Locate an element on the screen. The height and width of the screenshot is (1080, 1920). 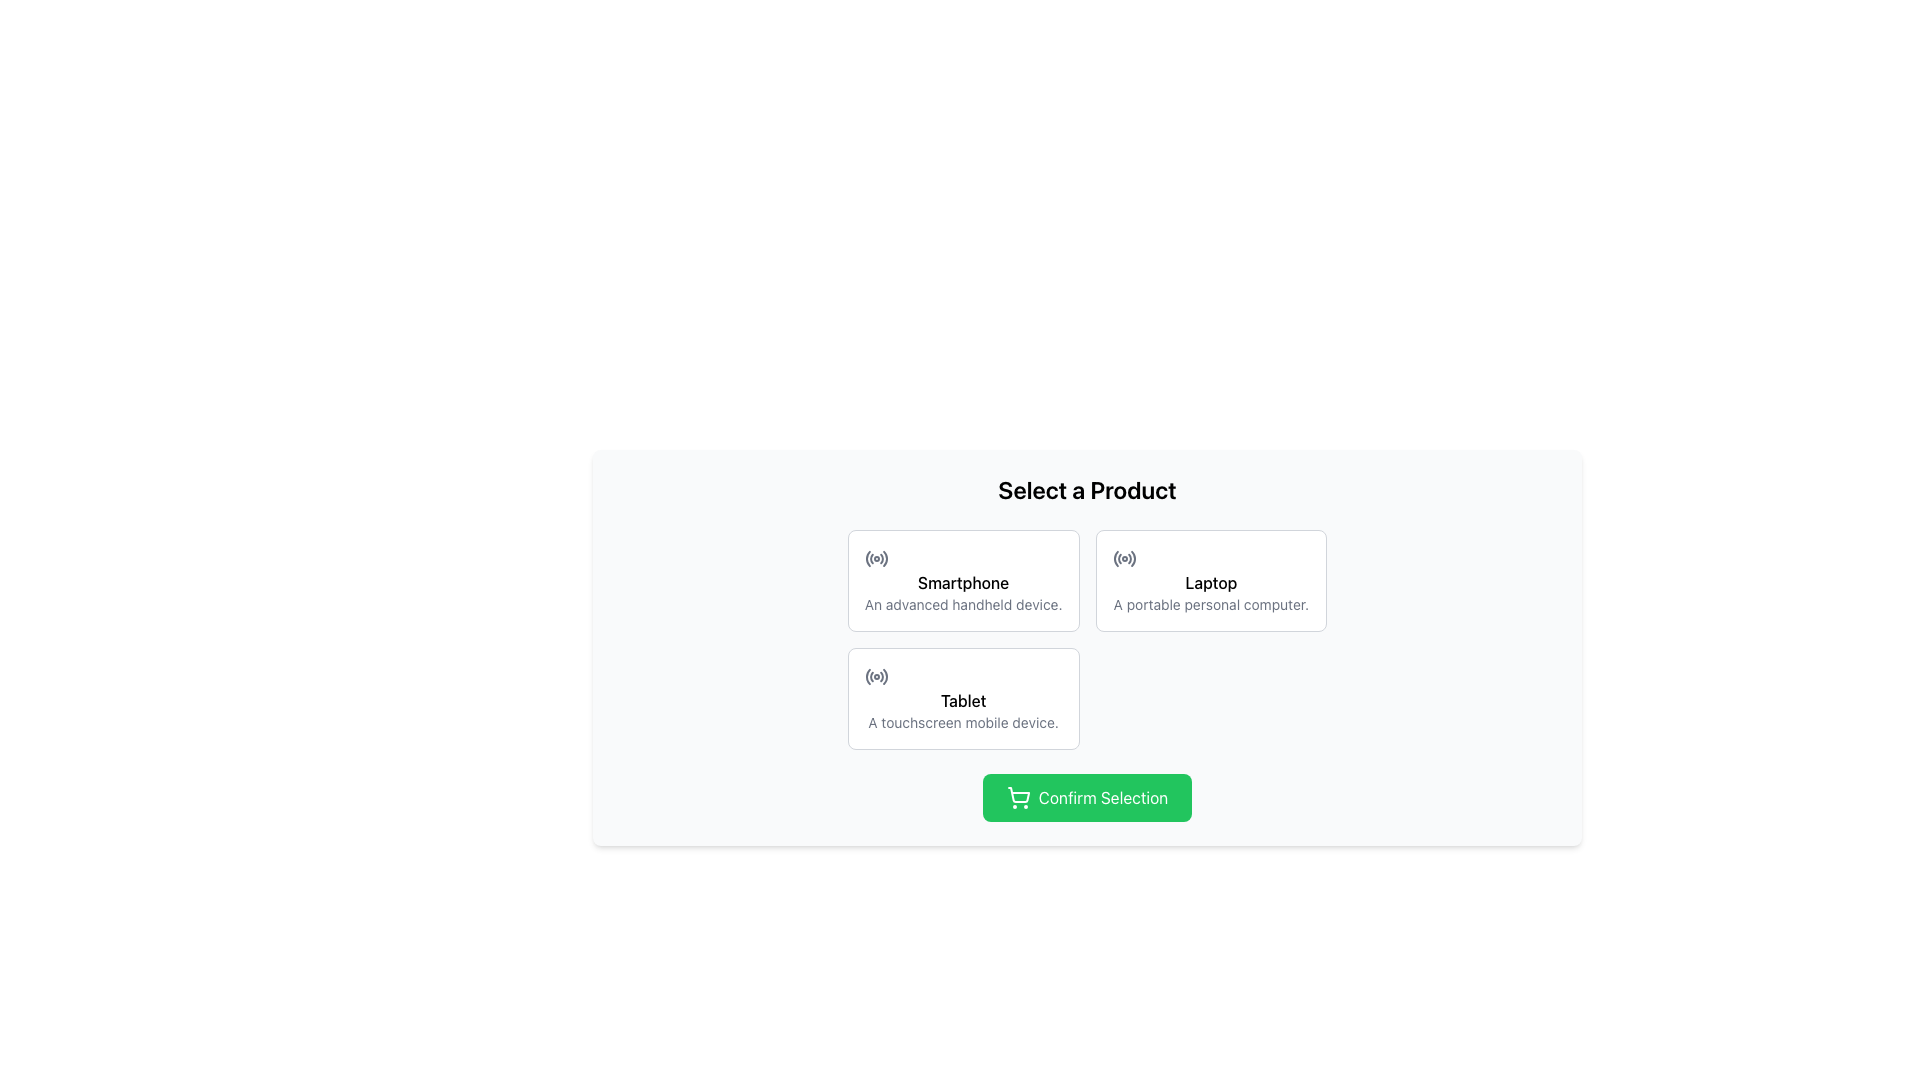
the SVG icon resembling a radio wave symbol, which is located to the left of the 'Laptop' label in the options layout is located at coordinates (1124, 559).